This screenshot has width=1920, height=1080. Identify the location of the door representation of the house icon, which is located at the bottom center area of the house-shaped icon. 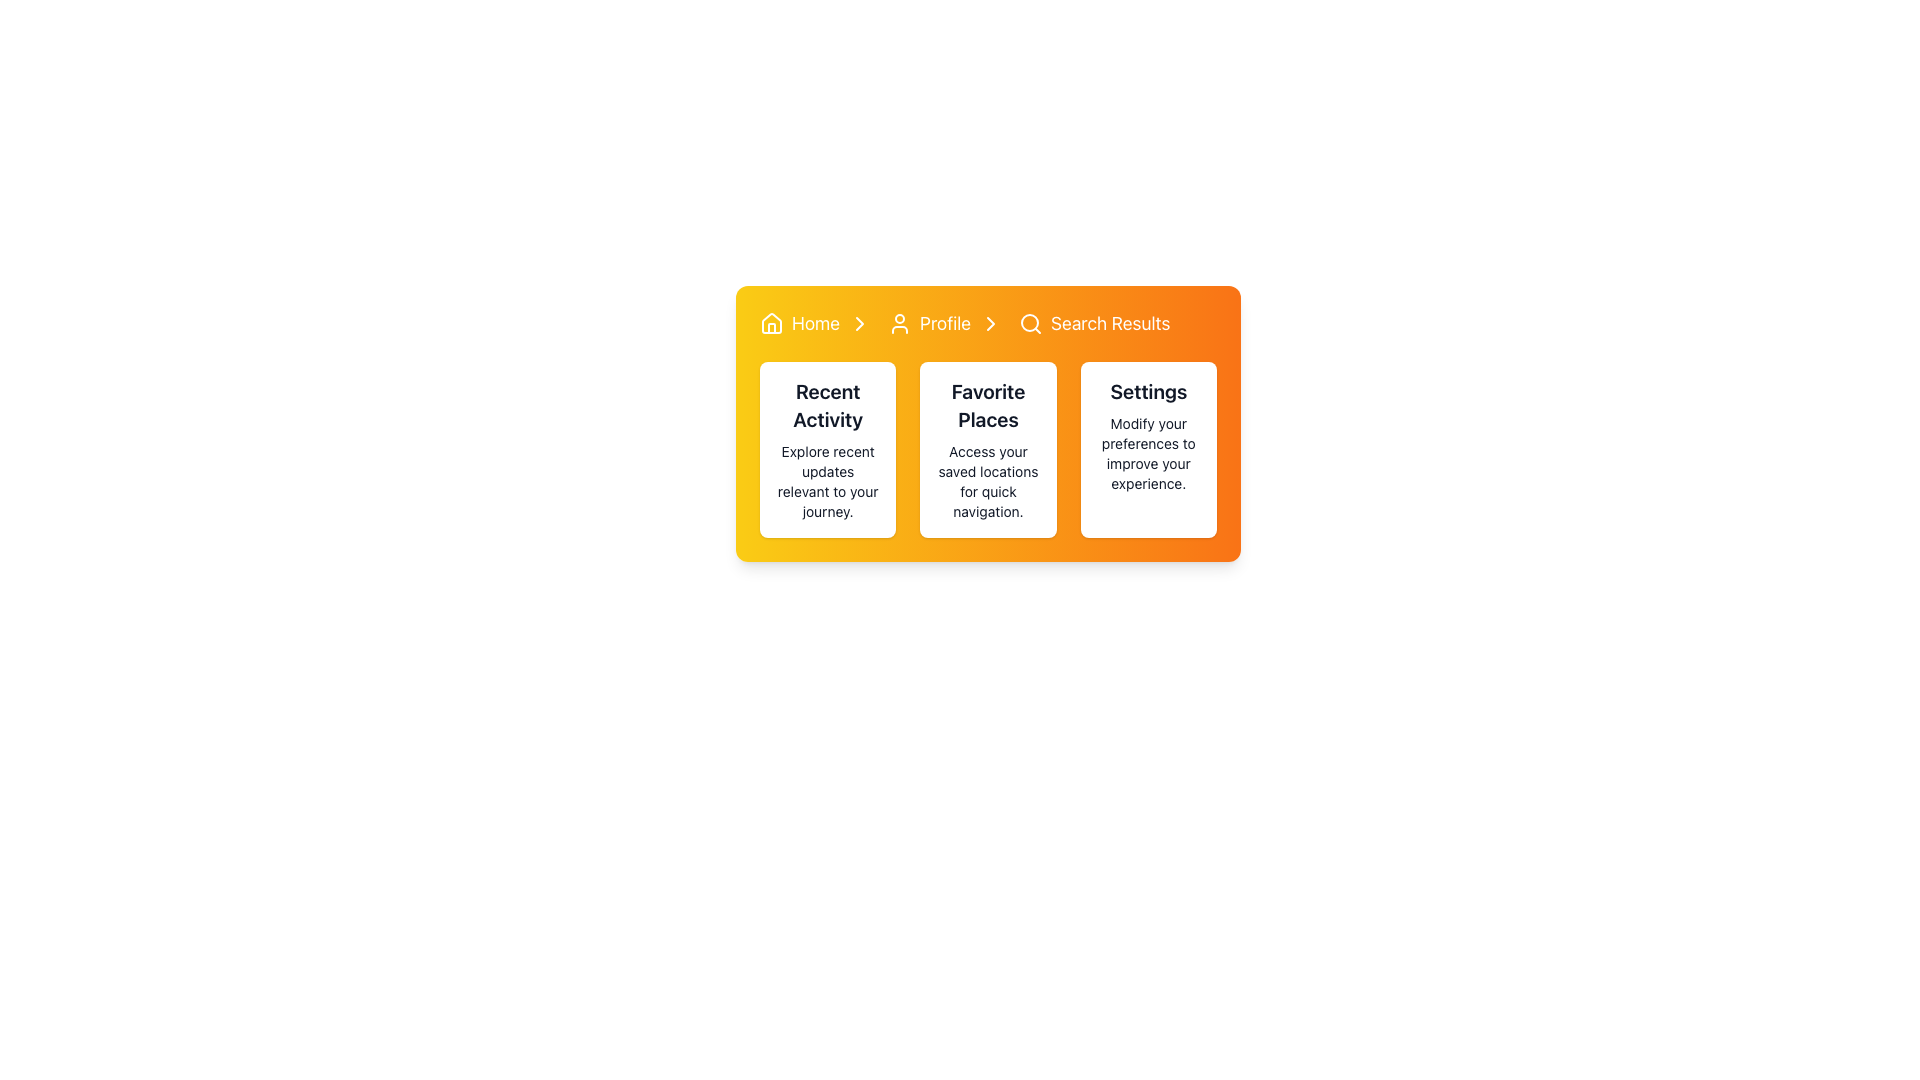
(771, 327).